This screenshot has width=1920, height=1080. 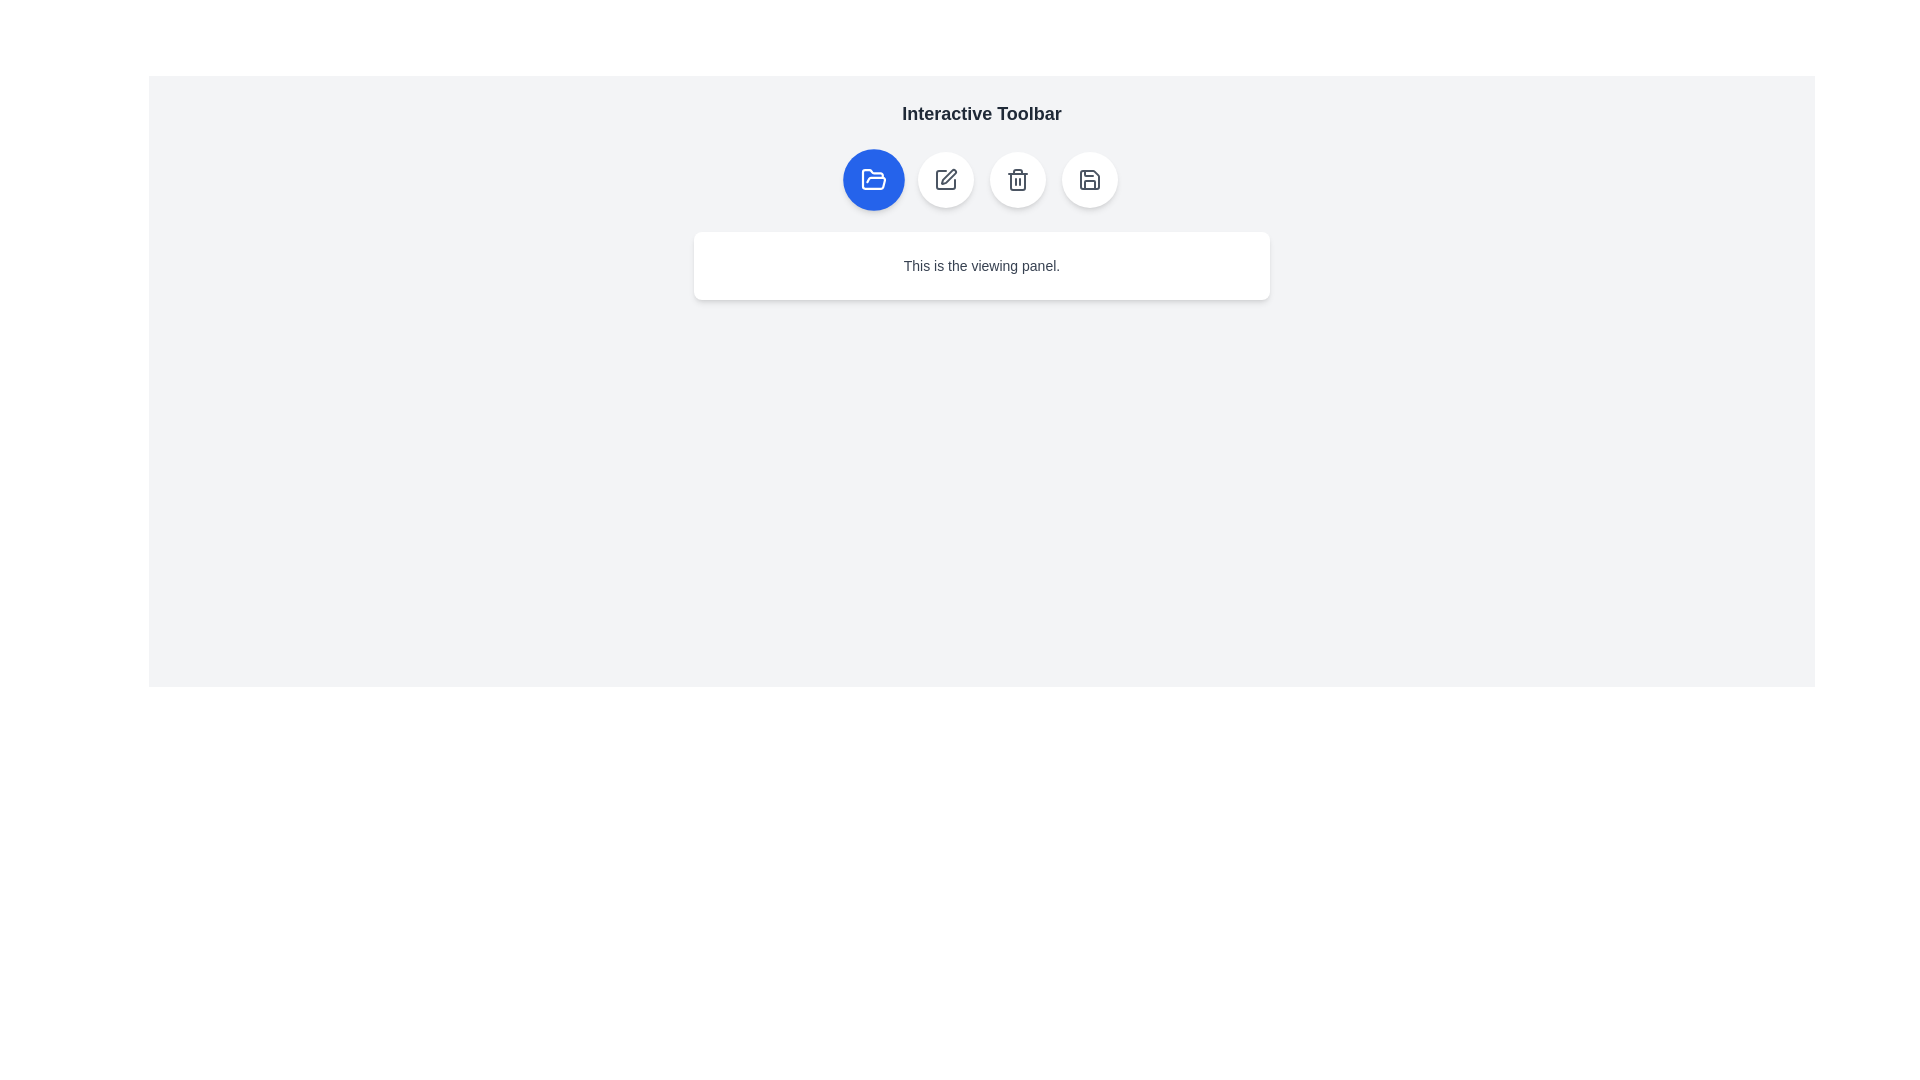 I want to click on the edit icon button, which is a square outline with a diagonal pen symbol, located centrally in the toolbar as the second icon from the left, so click(x=944, y=180).